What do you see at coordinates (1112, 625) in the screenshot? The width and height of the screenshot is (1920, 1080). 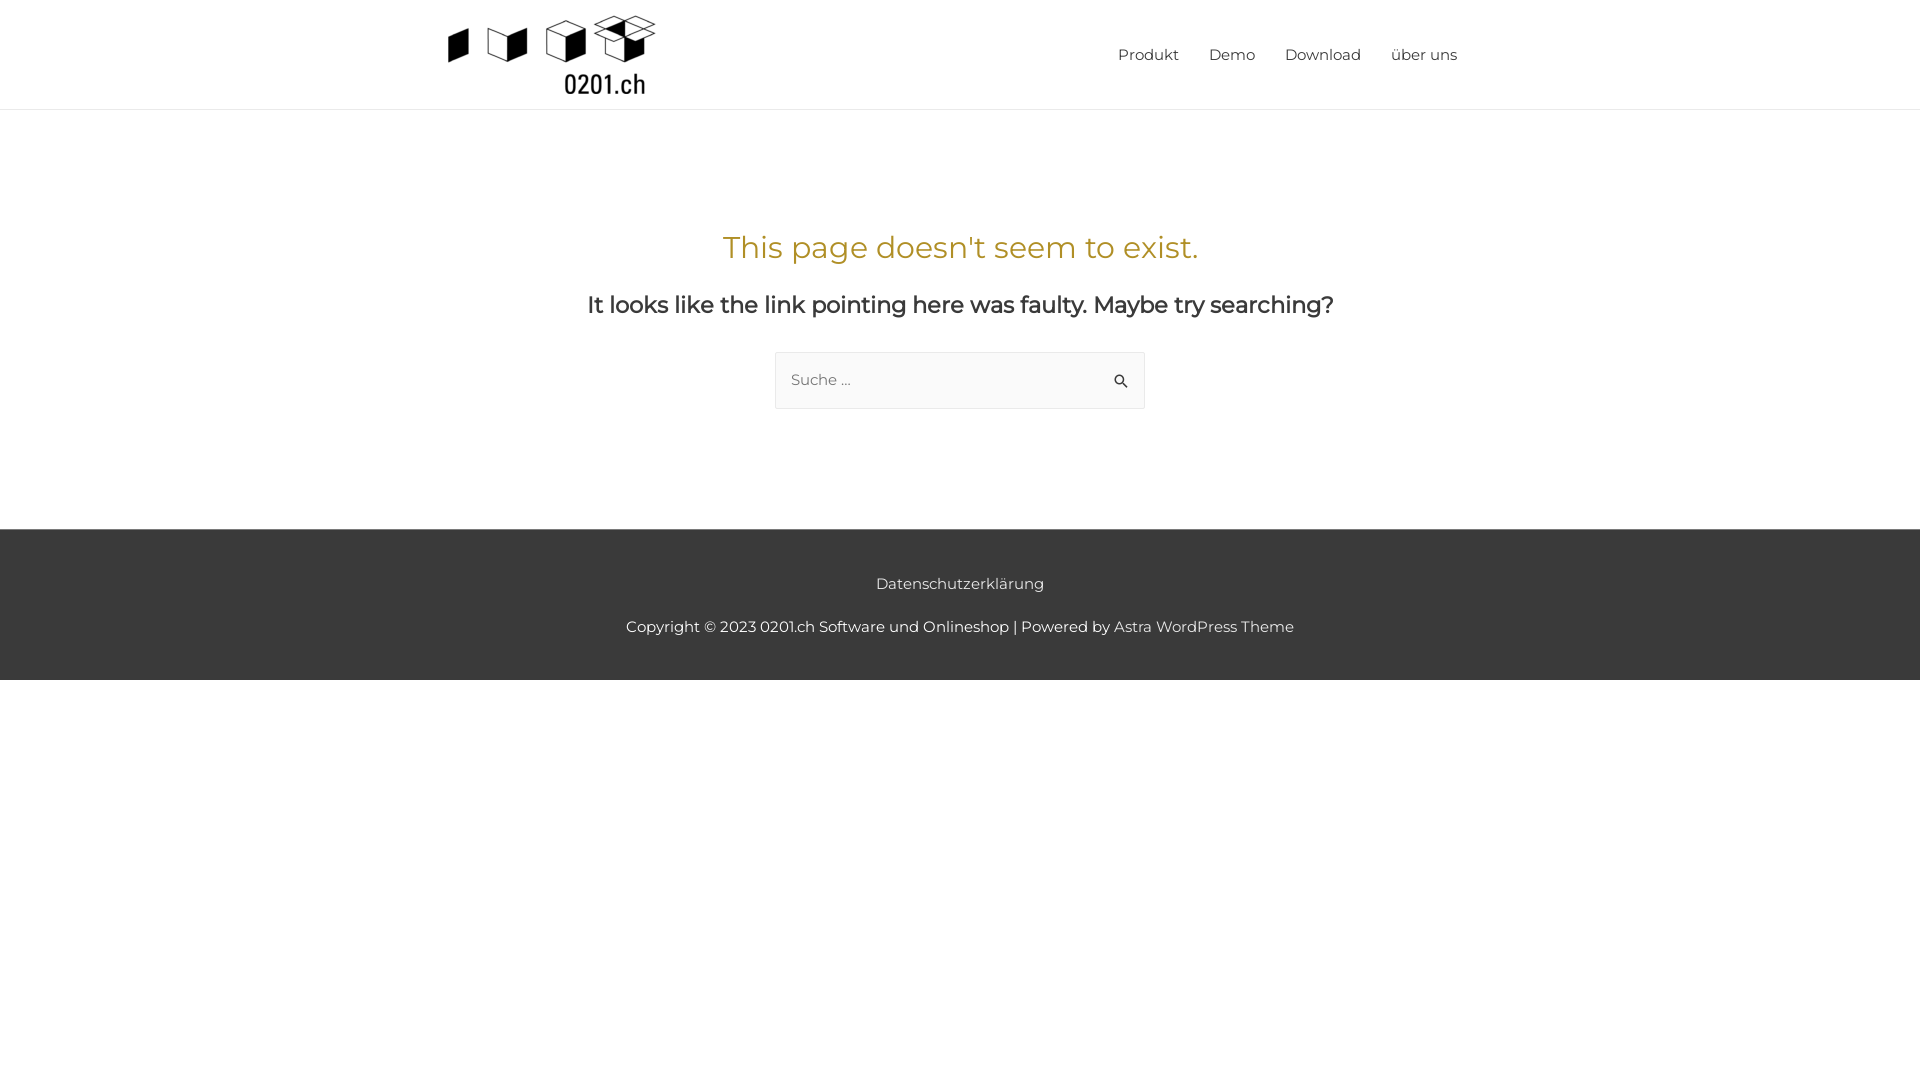 I see `'Astra WordPress Theme'` at bounding box center [1112, 625].